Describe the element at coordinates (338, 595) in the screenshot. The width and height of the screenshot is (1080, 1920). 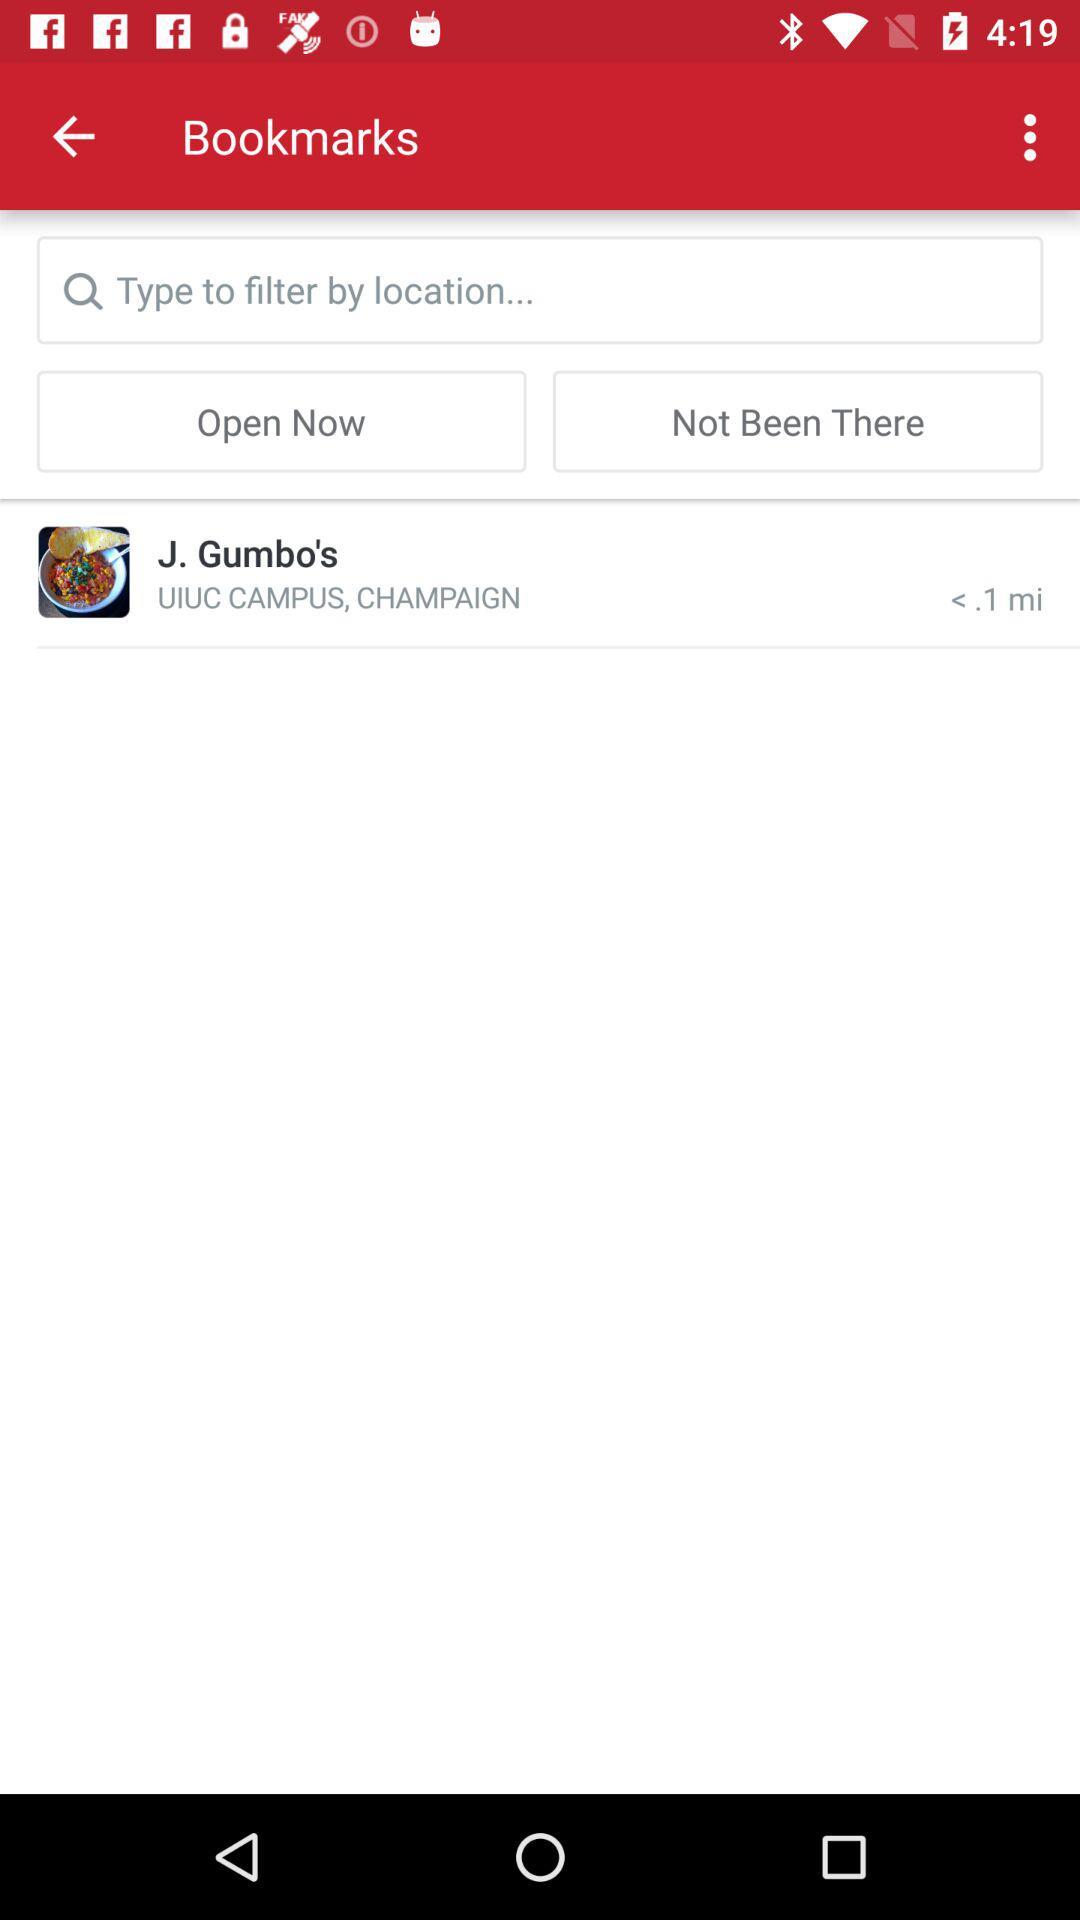
I see `icon next to < .1 mi` at that location.